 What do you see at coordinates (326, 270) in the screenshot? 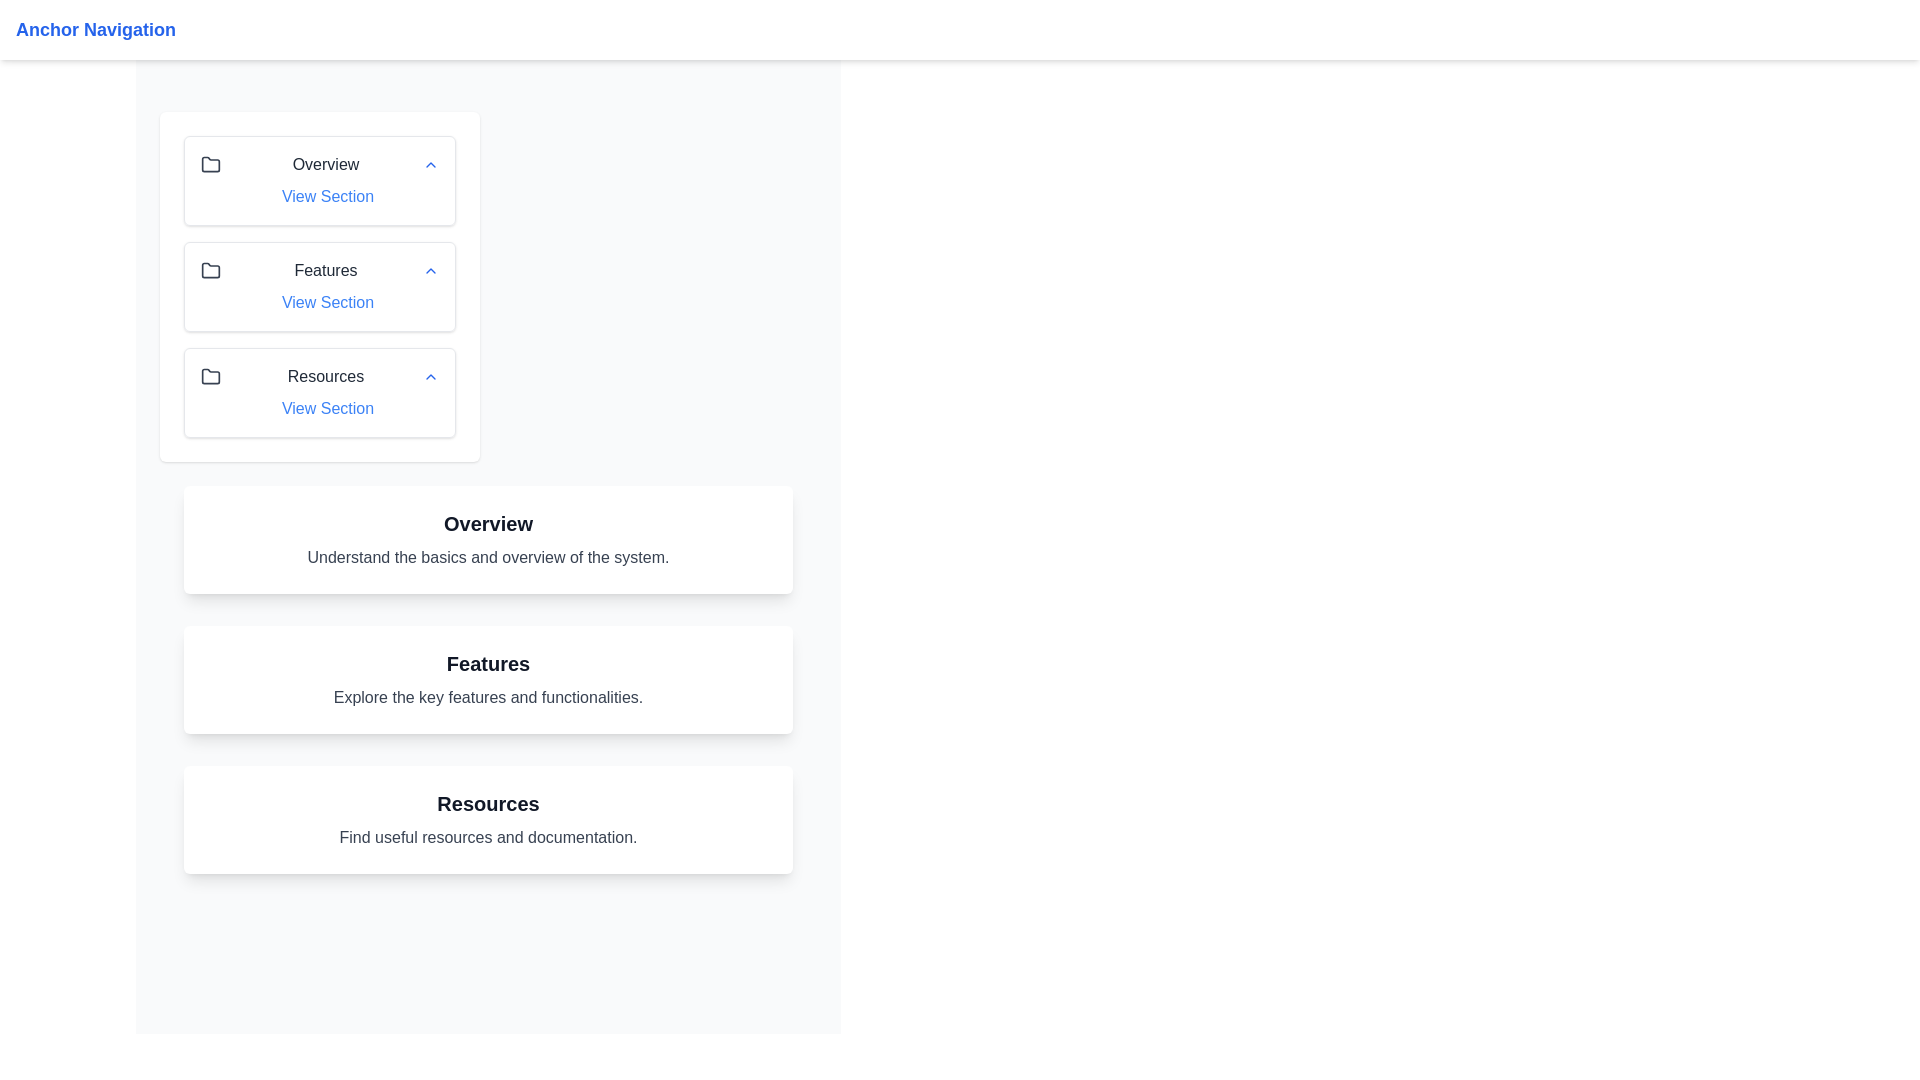
I see `'Features' text label located in the left navigation panel, positioned below 'Overview' and above 'Resources', slightly to the right of the folder icon` at bounding box center [326, 270].